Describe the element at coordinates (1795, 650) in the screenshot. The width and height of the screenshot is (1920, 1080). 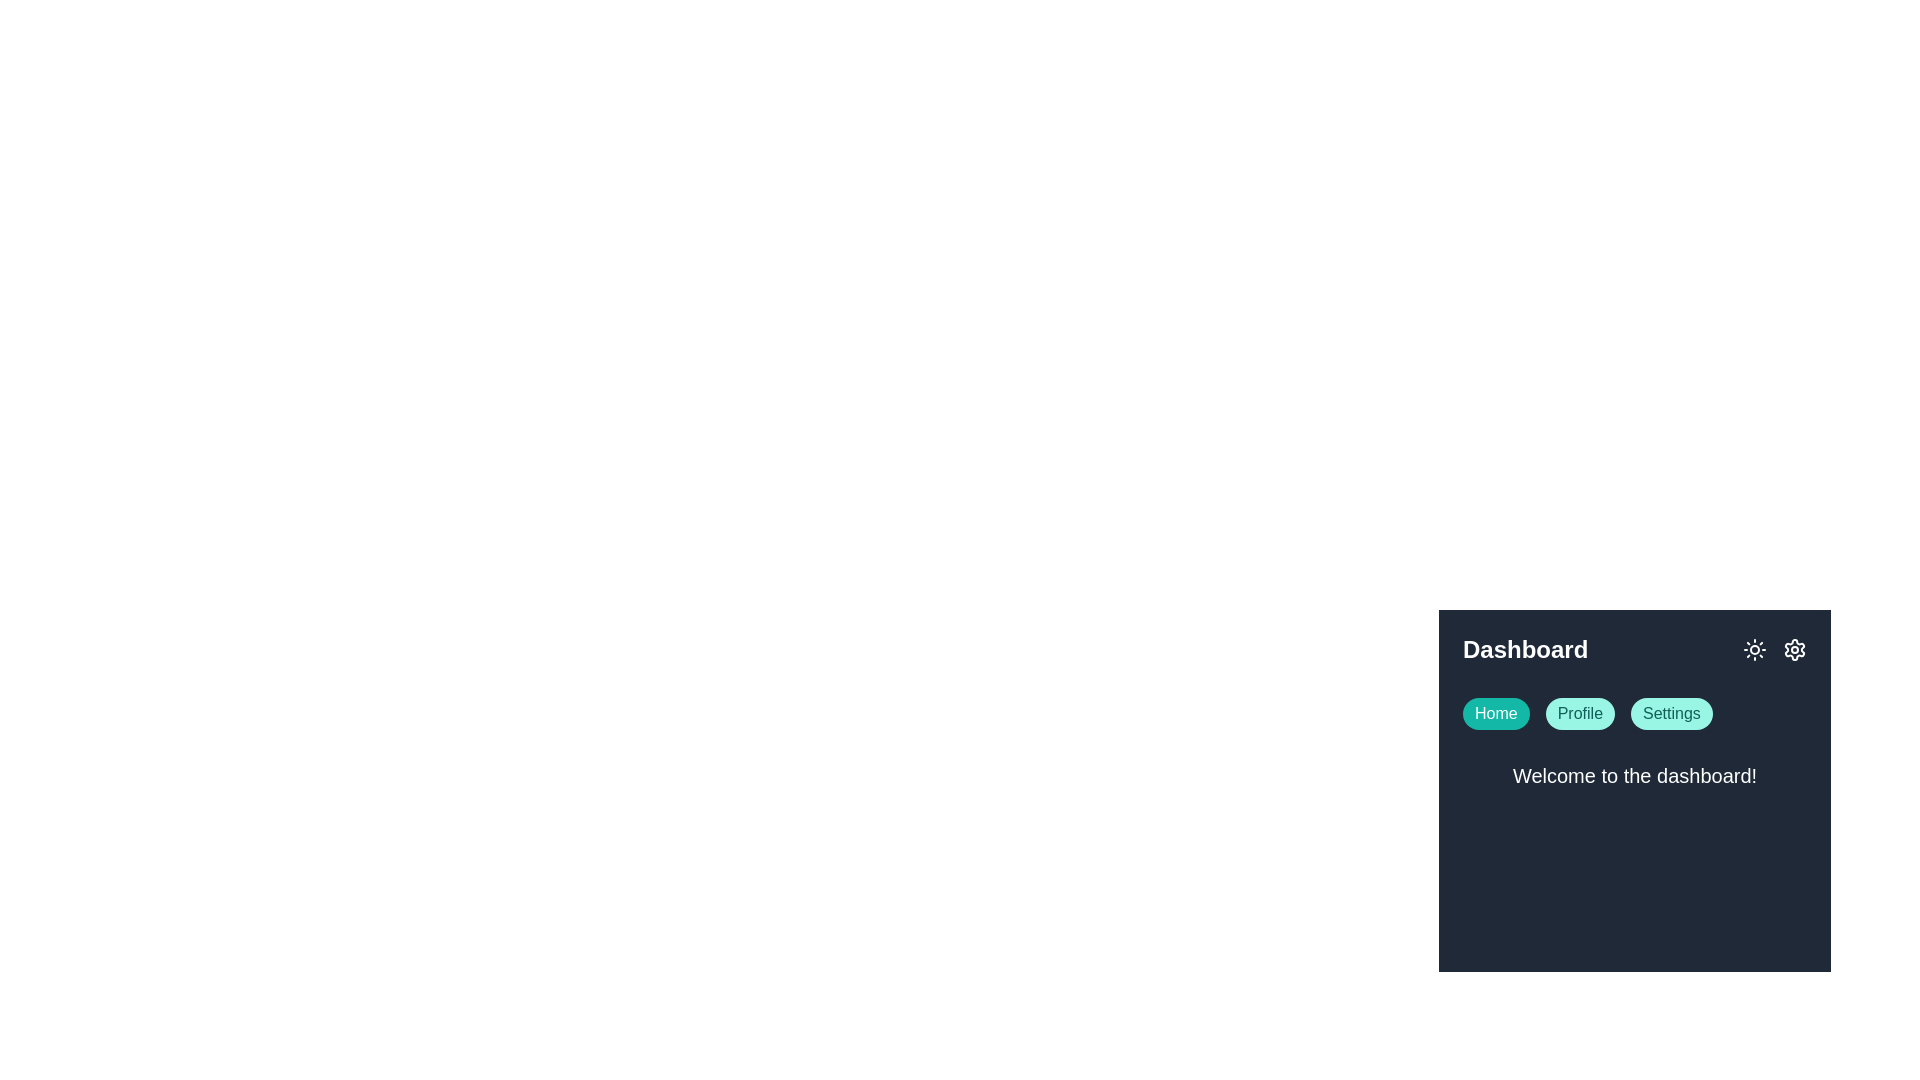
I see `the settings icon located in the upper-right corner of the dashboard interface` at that location.